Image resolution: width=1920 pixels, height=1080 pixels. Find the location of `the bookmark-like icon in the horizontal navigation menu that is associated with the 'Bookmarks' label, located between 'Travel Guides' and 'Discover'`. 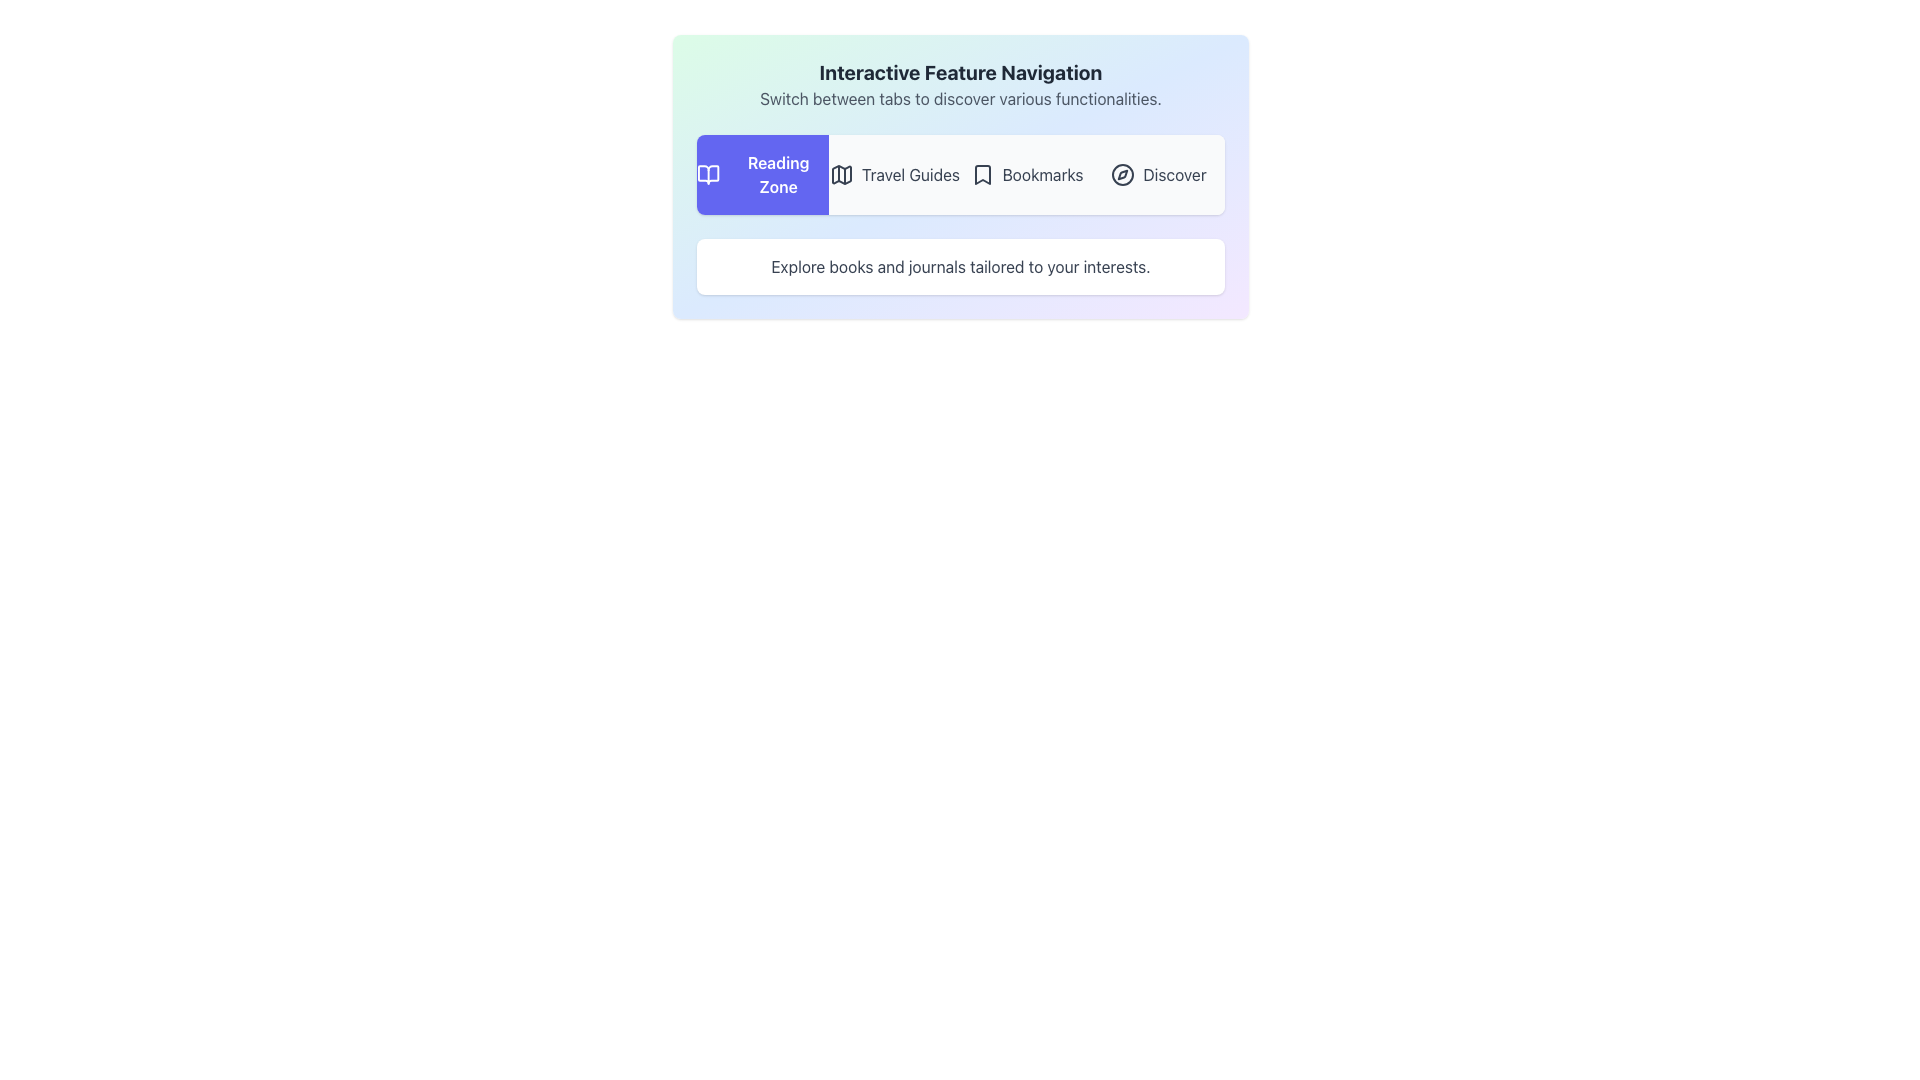

the bookmark-like icon in the horizontal navigation menu that is associated with the 'Bookmarks' label, located between 'Travel Guides' and 'Discover' is located at coordinates (982, 173).